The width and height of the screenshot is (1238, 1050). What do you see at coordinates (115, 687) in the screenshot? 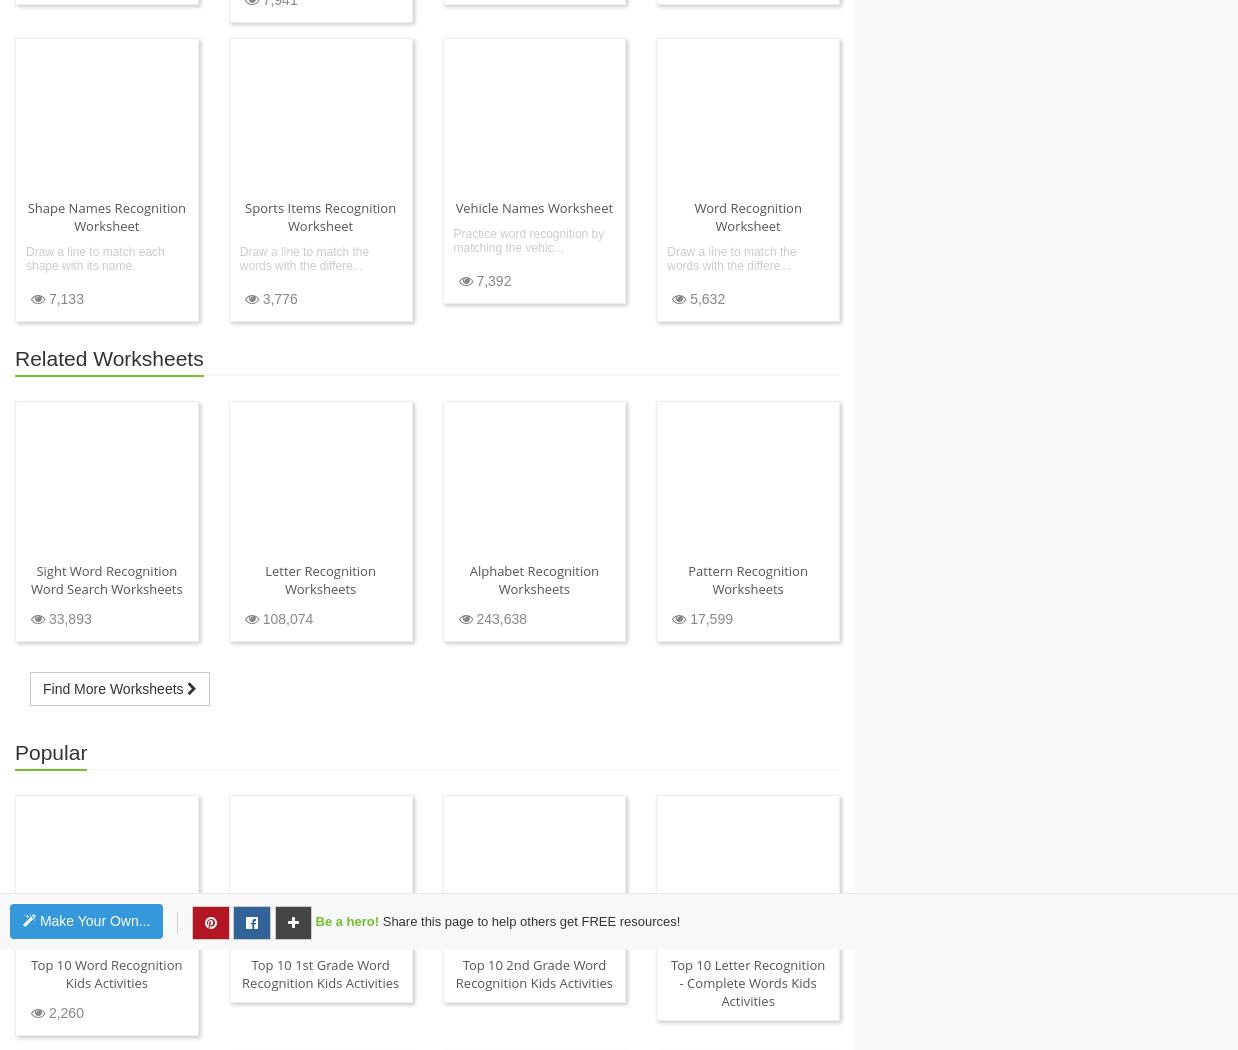
I see `'Find More Worksheets'` at bounding box center [115, 687].